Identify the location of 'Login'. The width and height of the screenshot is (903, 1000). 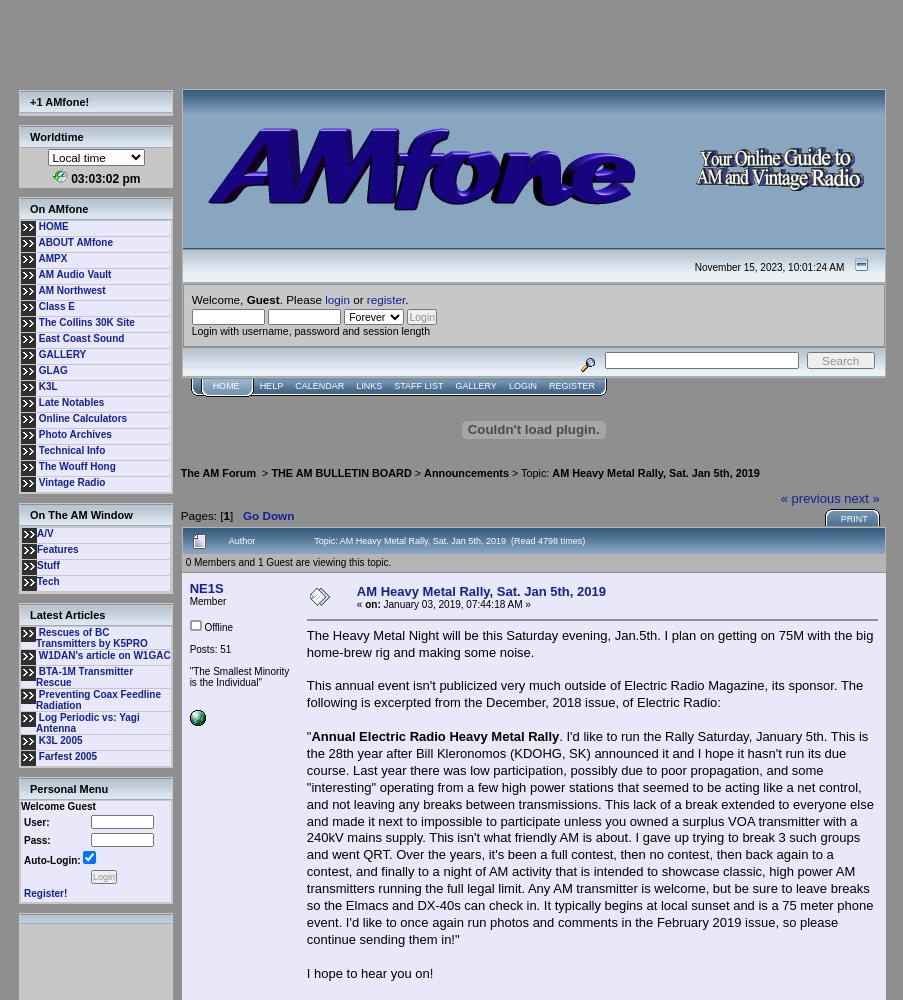
(521, 386).